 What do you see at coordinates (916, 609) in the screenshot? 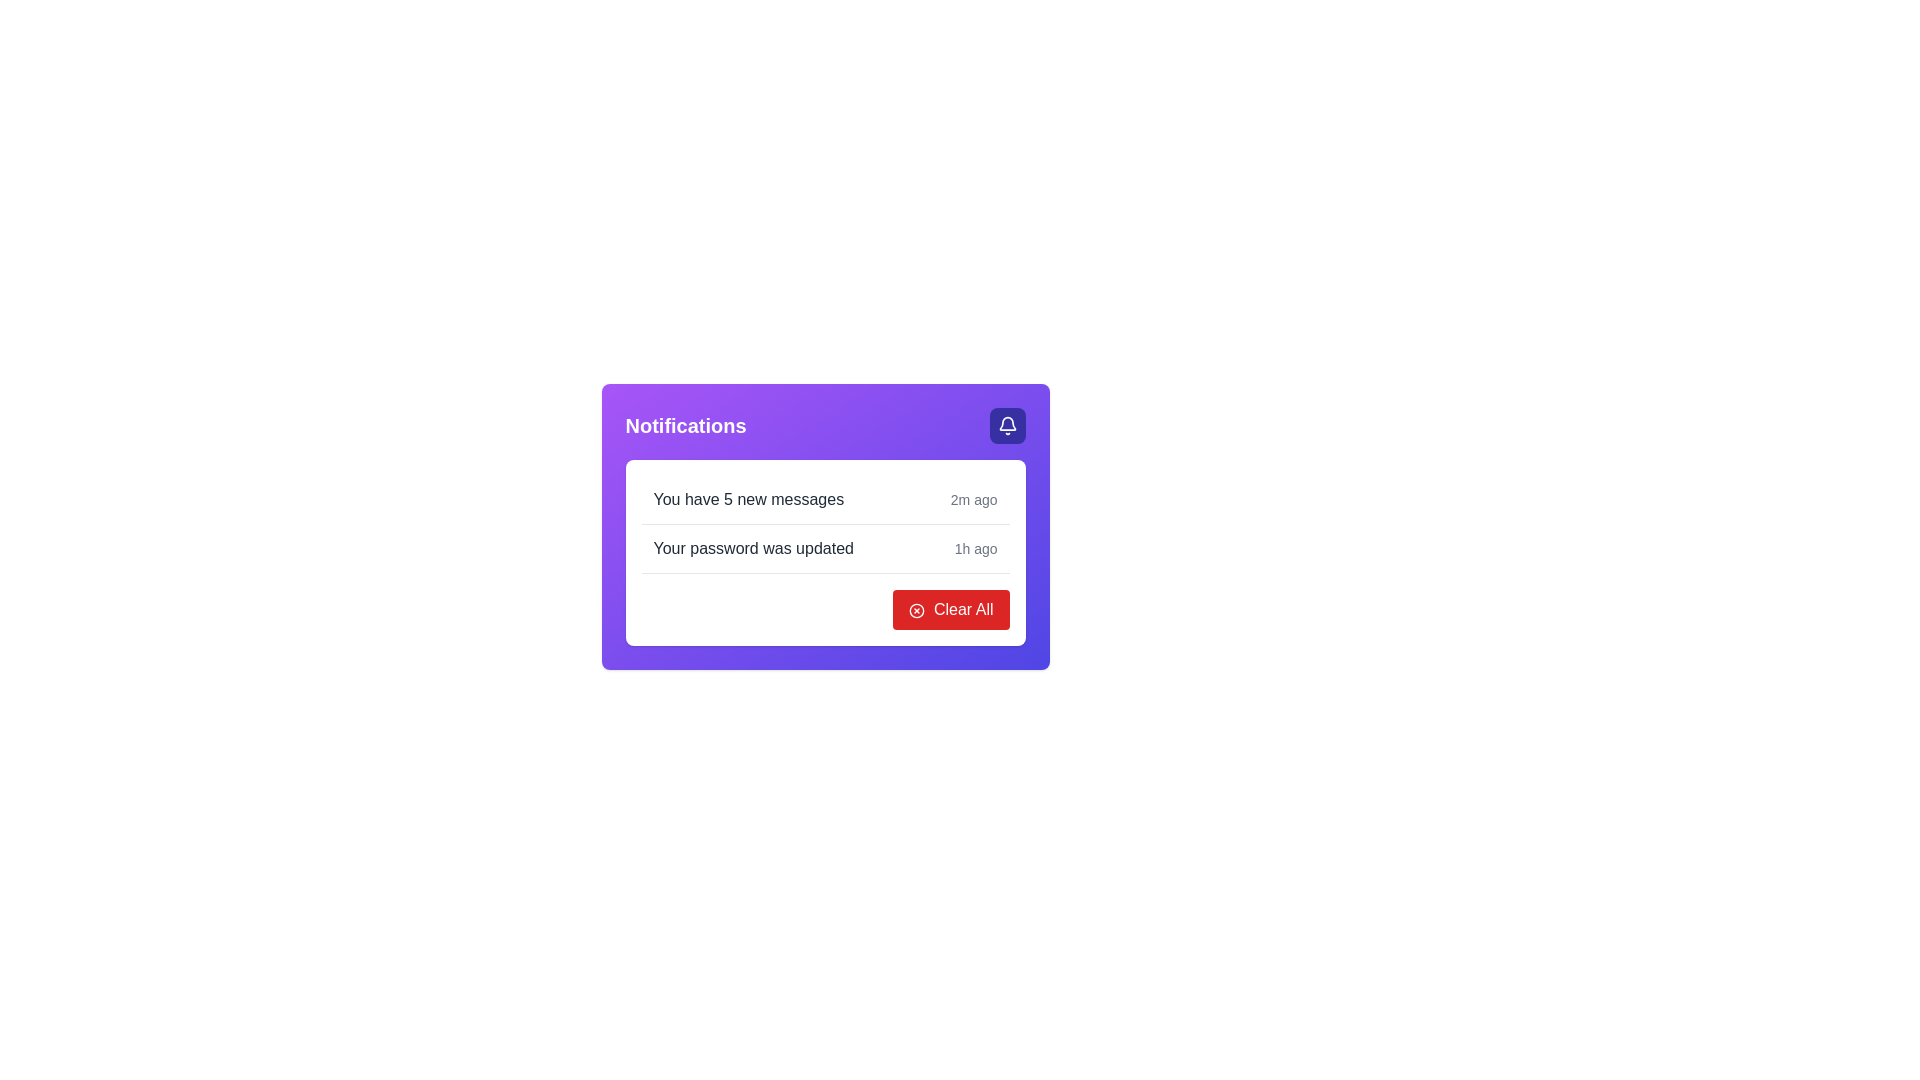
I see `the circular red icon with a crossed-out 'X' symbol located on the left end of the 'Clear All' button within the notification card` at bounding box center [916, 609].